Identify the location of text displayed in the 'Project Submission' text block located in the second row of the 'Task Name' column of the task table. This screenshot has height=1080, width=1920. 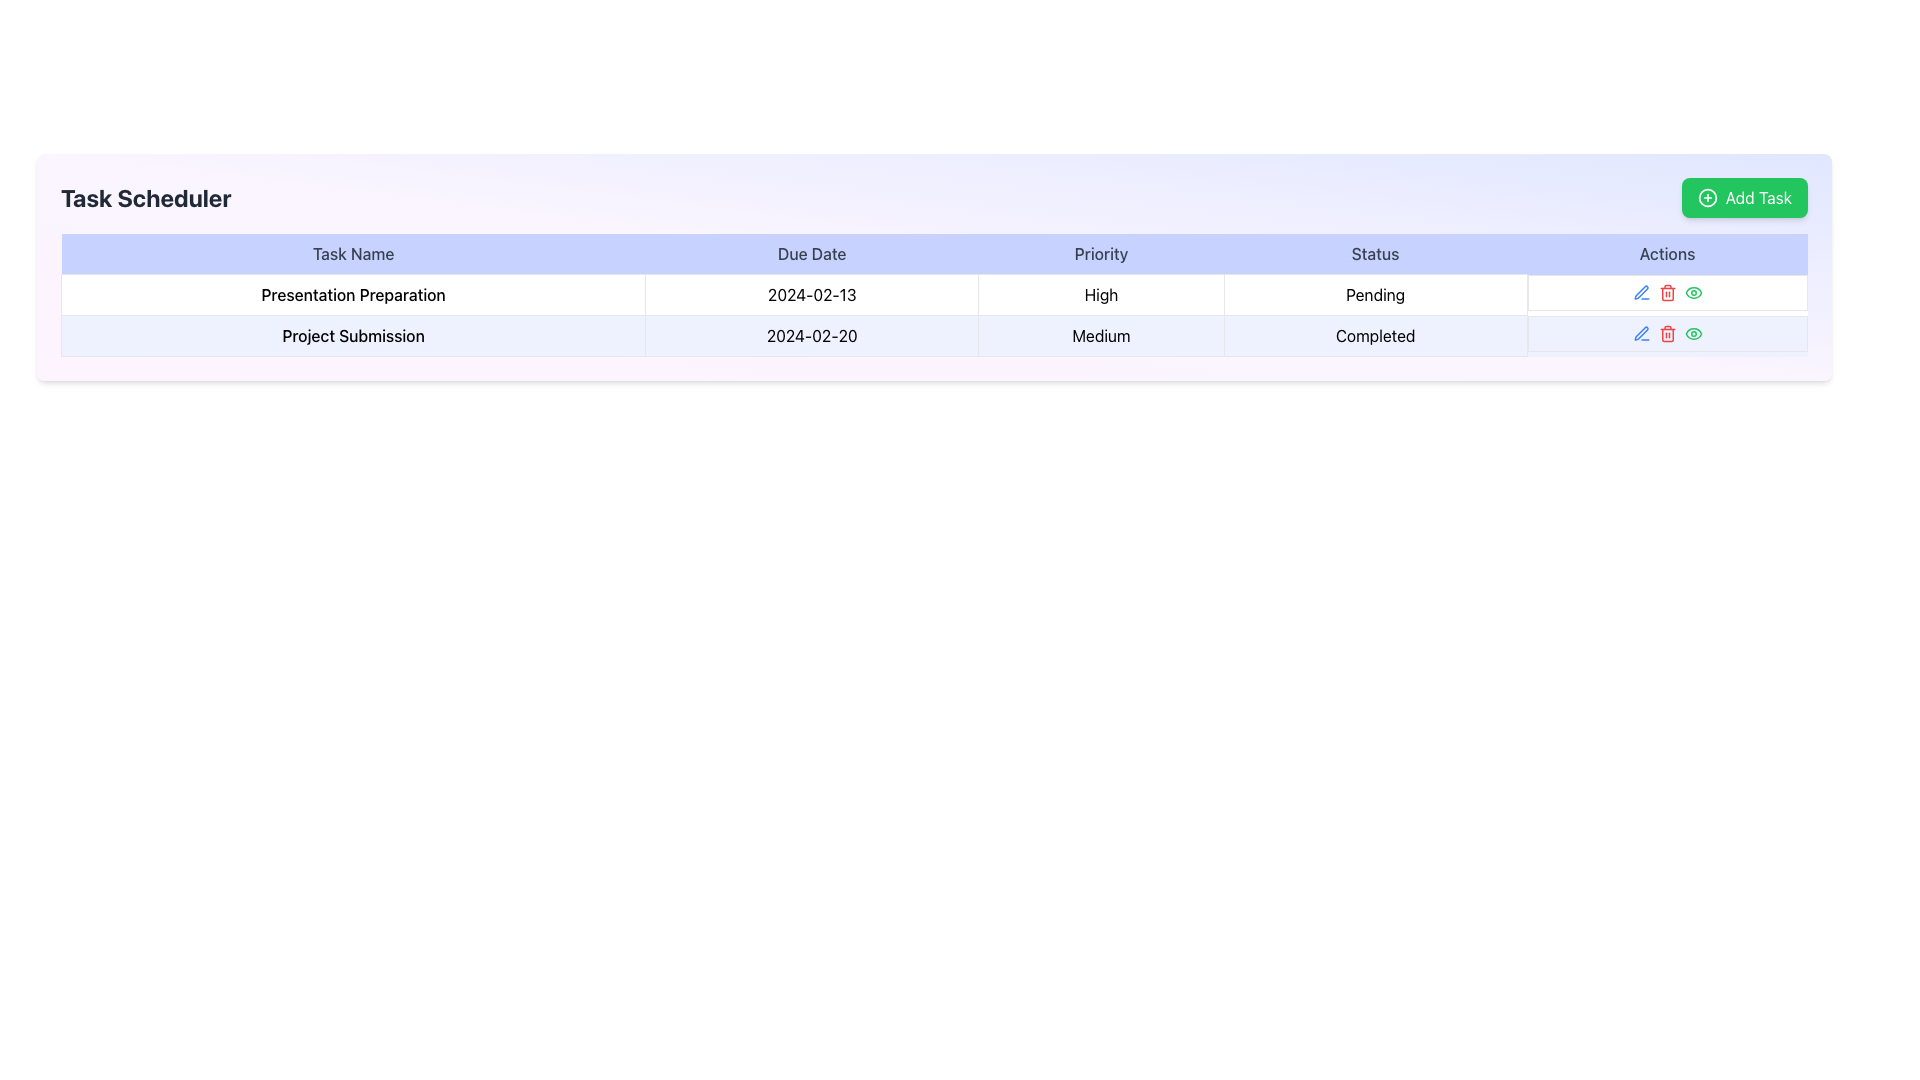
(353, 334).